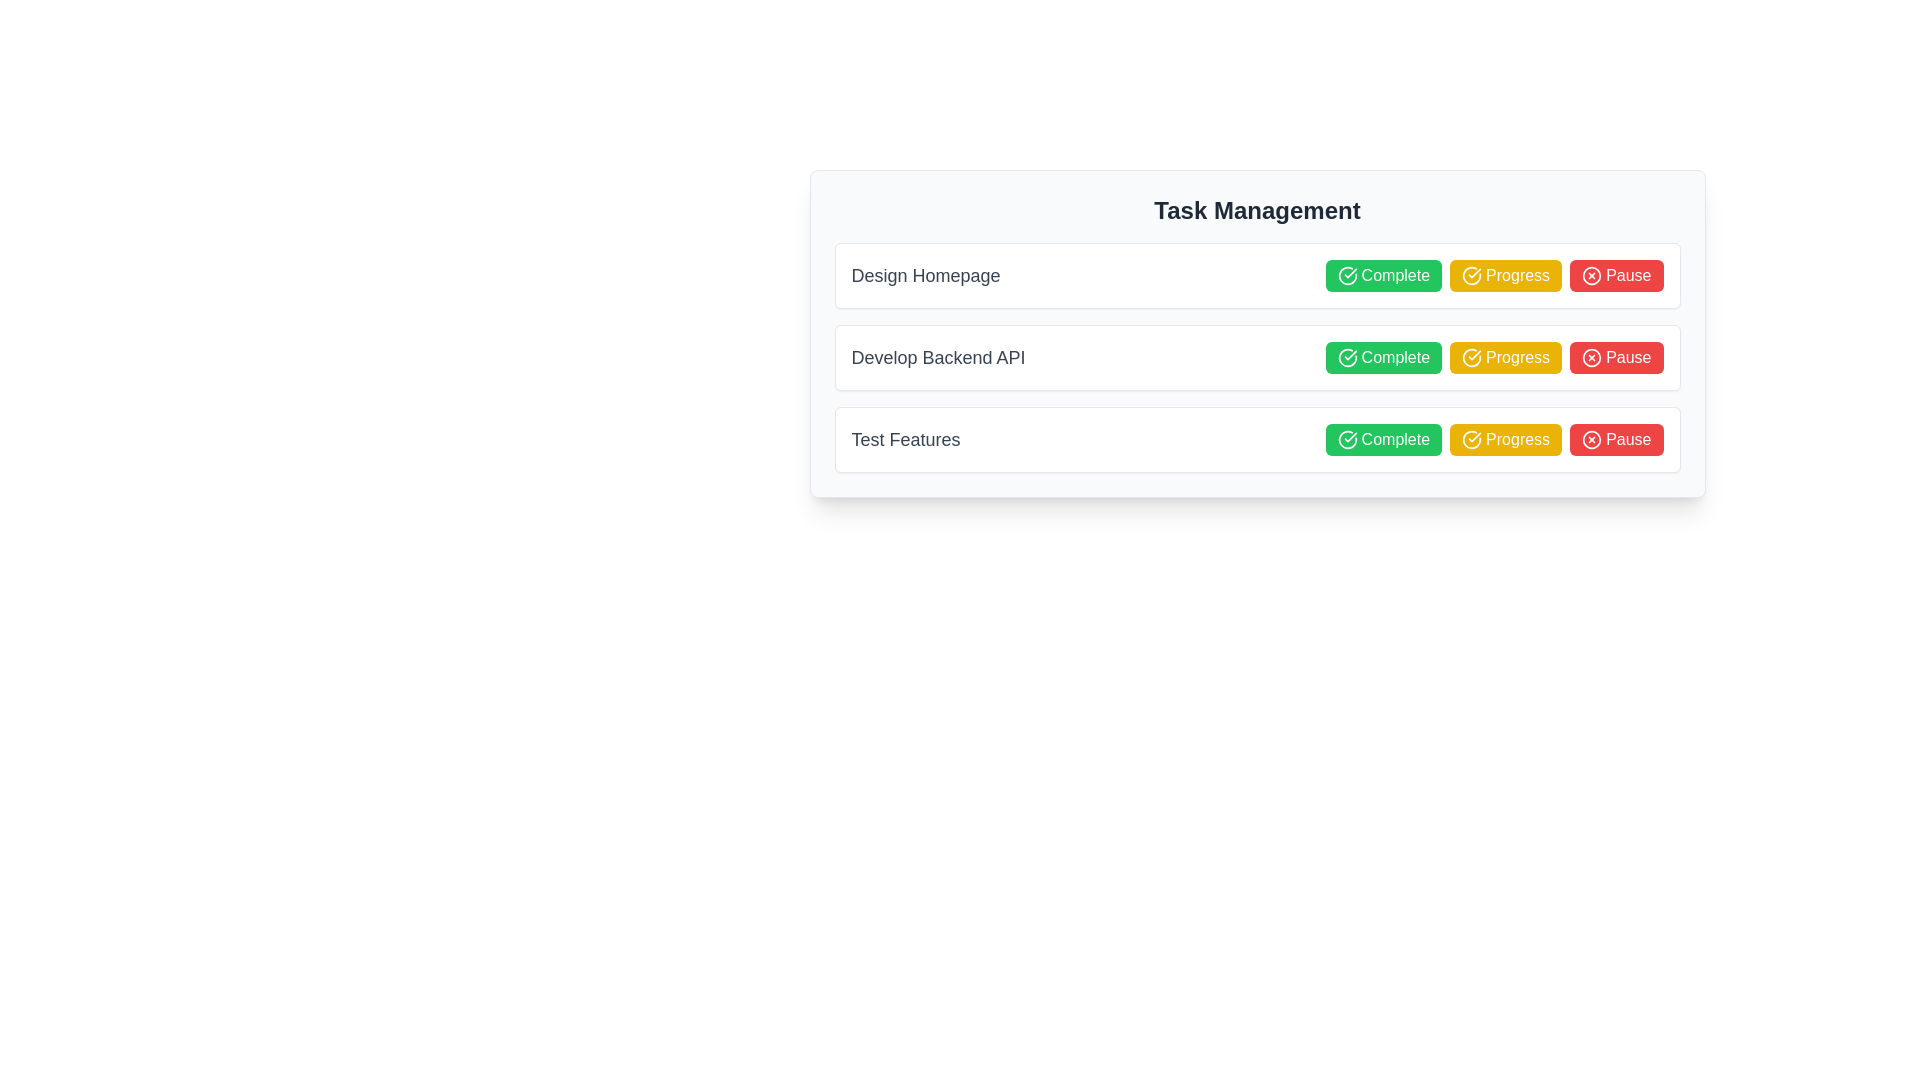  Describe the element at coordinates (1347, 438) in the screenshot. I see `the decorative confirmation icon located to the left of the green 'Complete' button in the task management table` at that location.